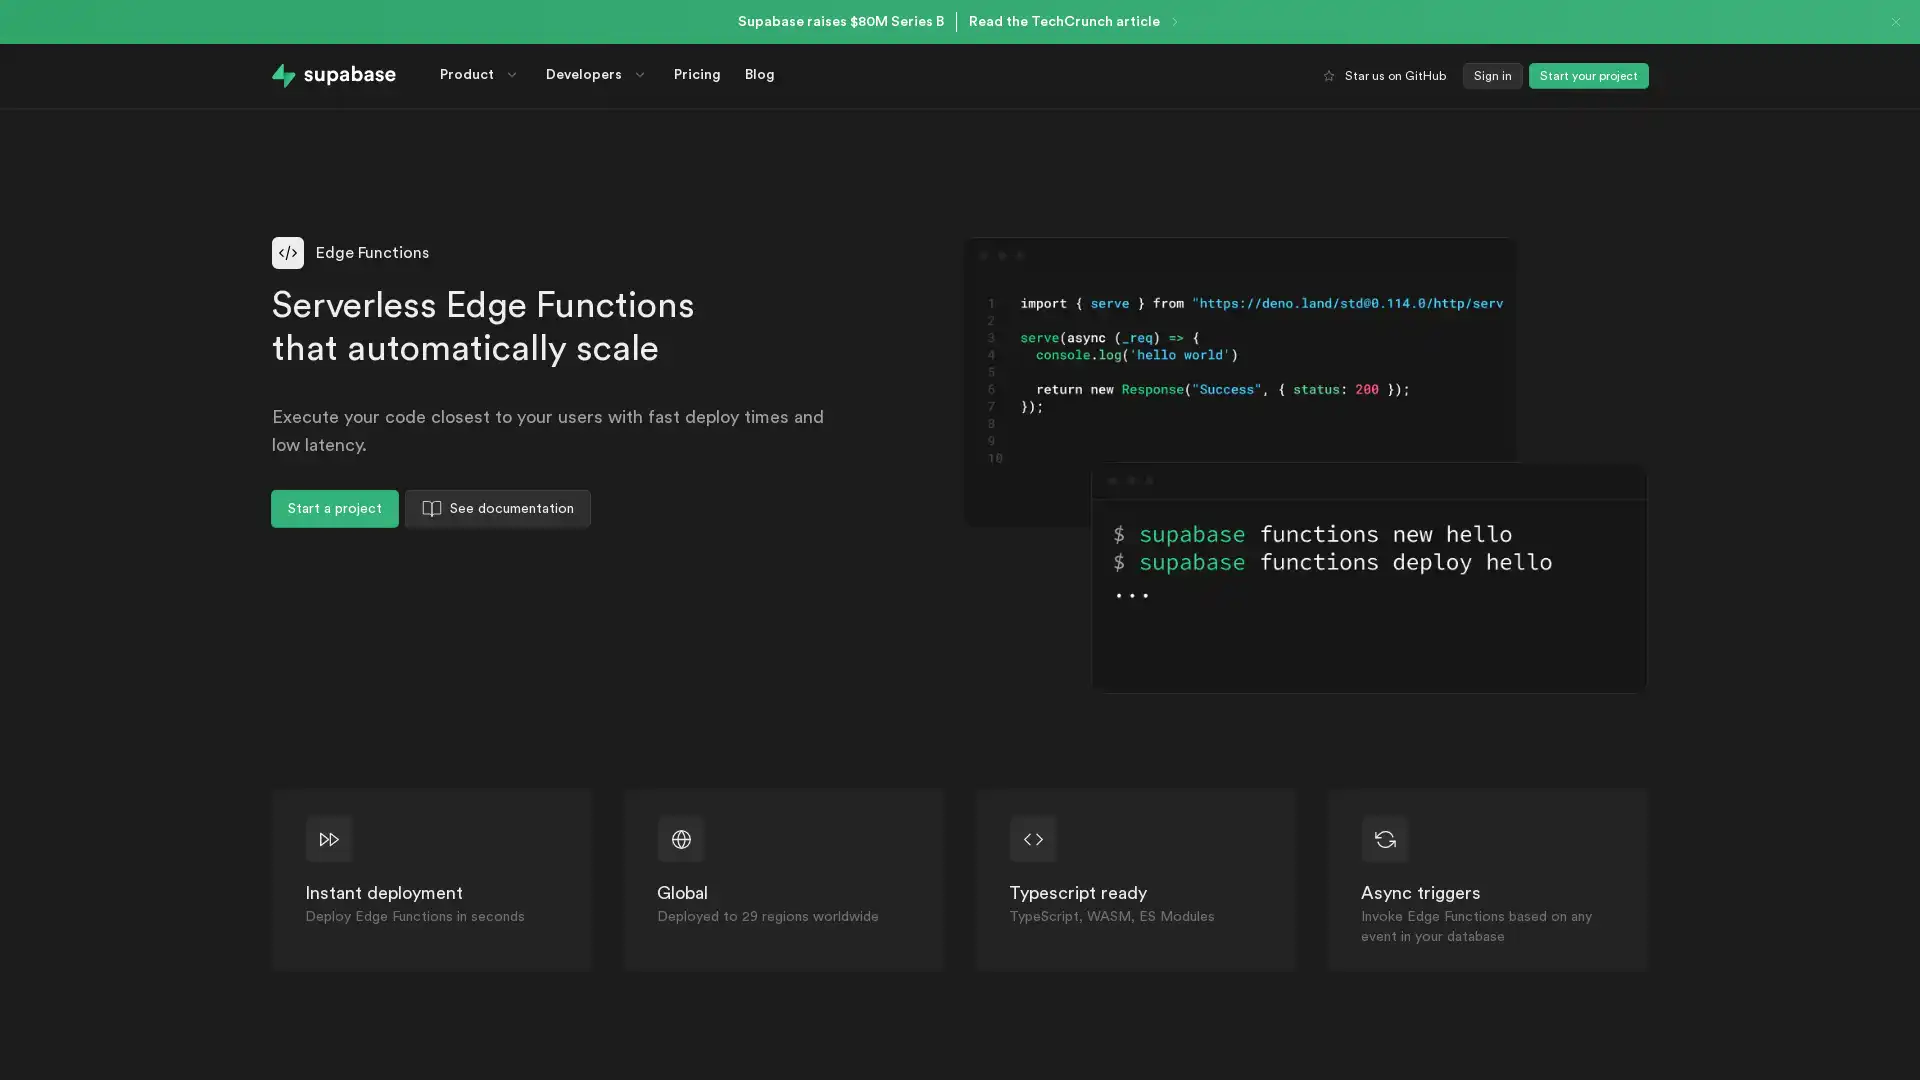  Describe the element at coordinates (1492, 75) in the screenshot. I see `Sign in` at that location.